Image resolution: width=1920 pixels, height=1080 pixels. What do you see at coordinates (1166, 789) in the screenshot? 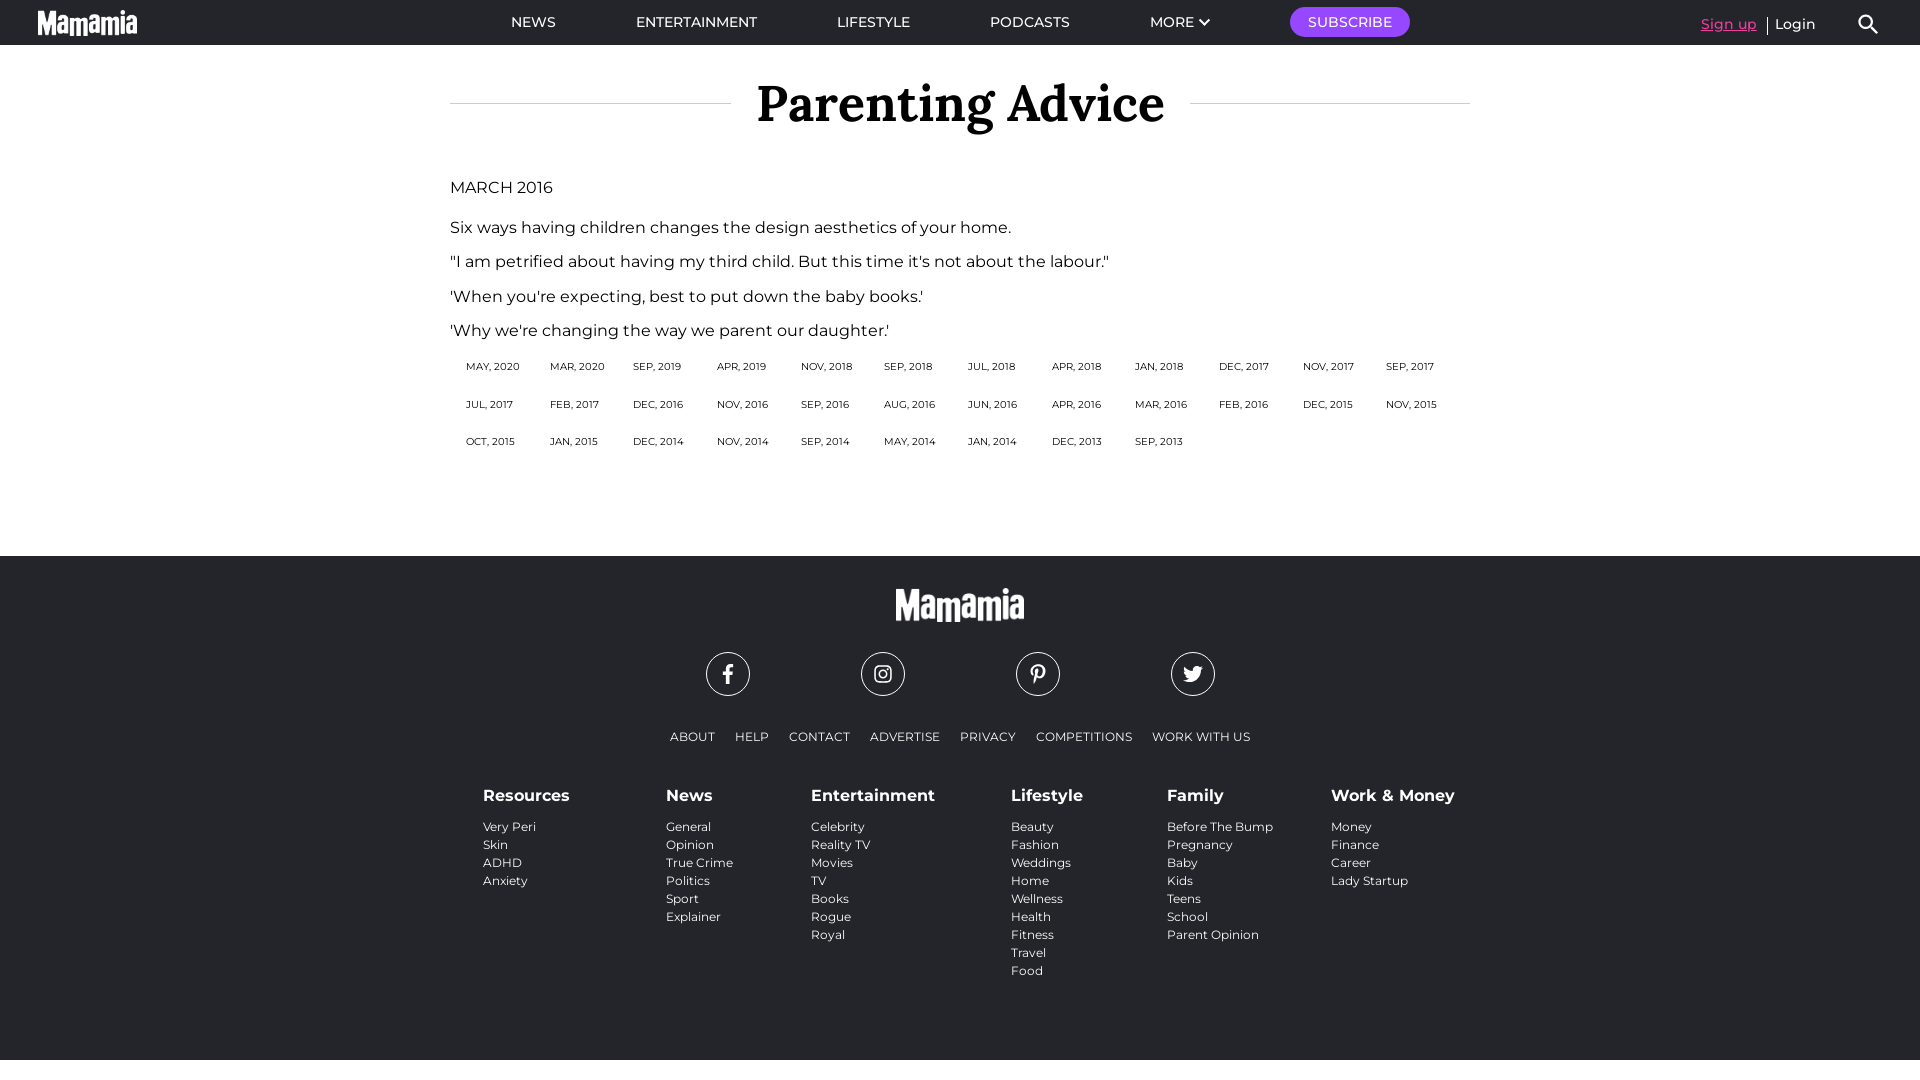
I see `'Family'` at bounding box center [1166, 789].